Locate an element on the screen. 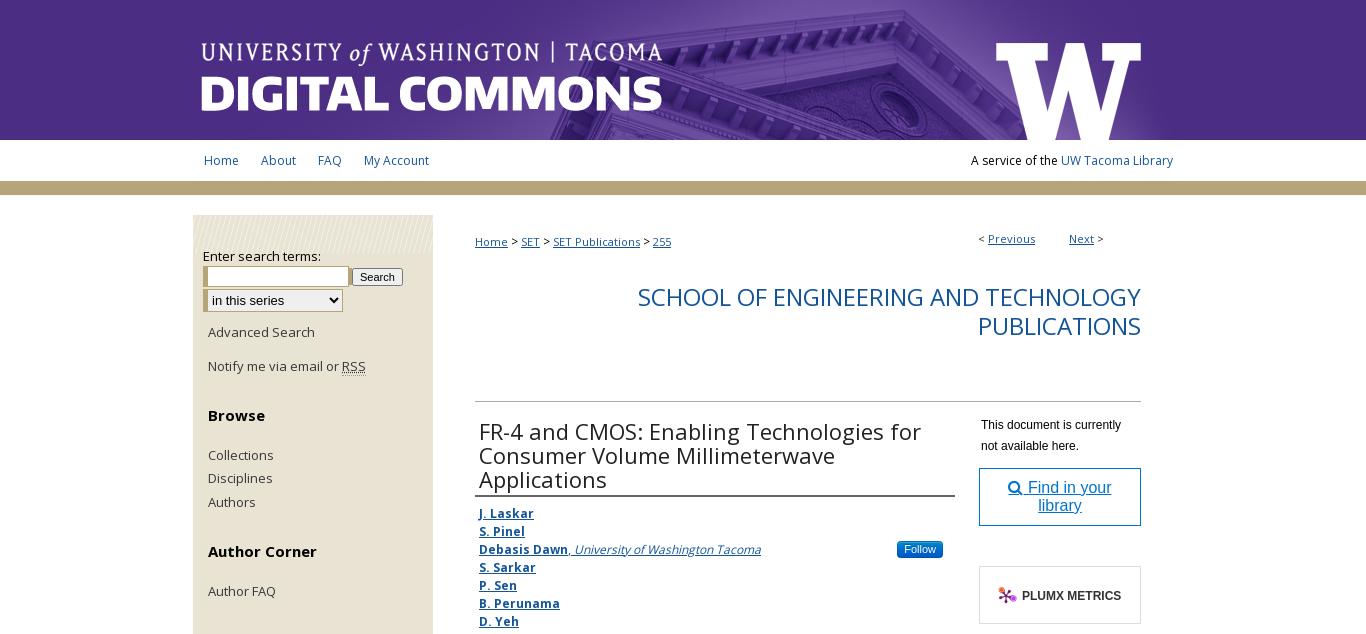  'S. Pinel' is located at coordinates (479, 530).